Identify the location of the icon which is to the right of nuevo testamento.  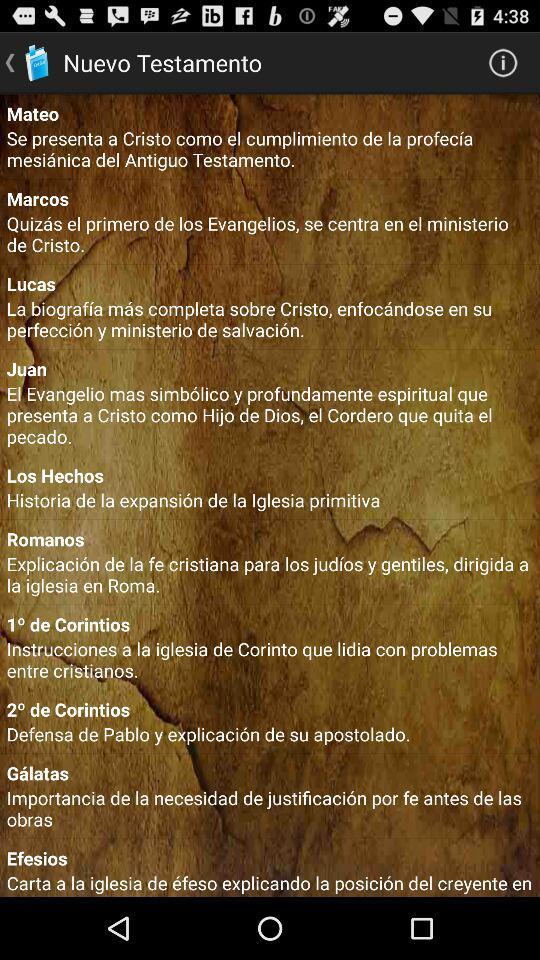
(502, 63).